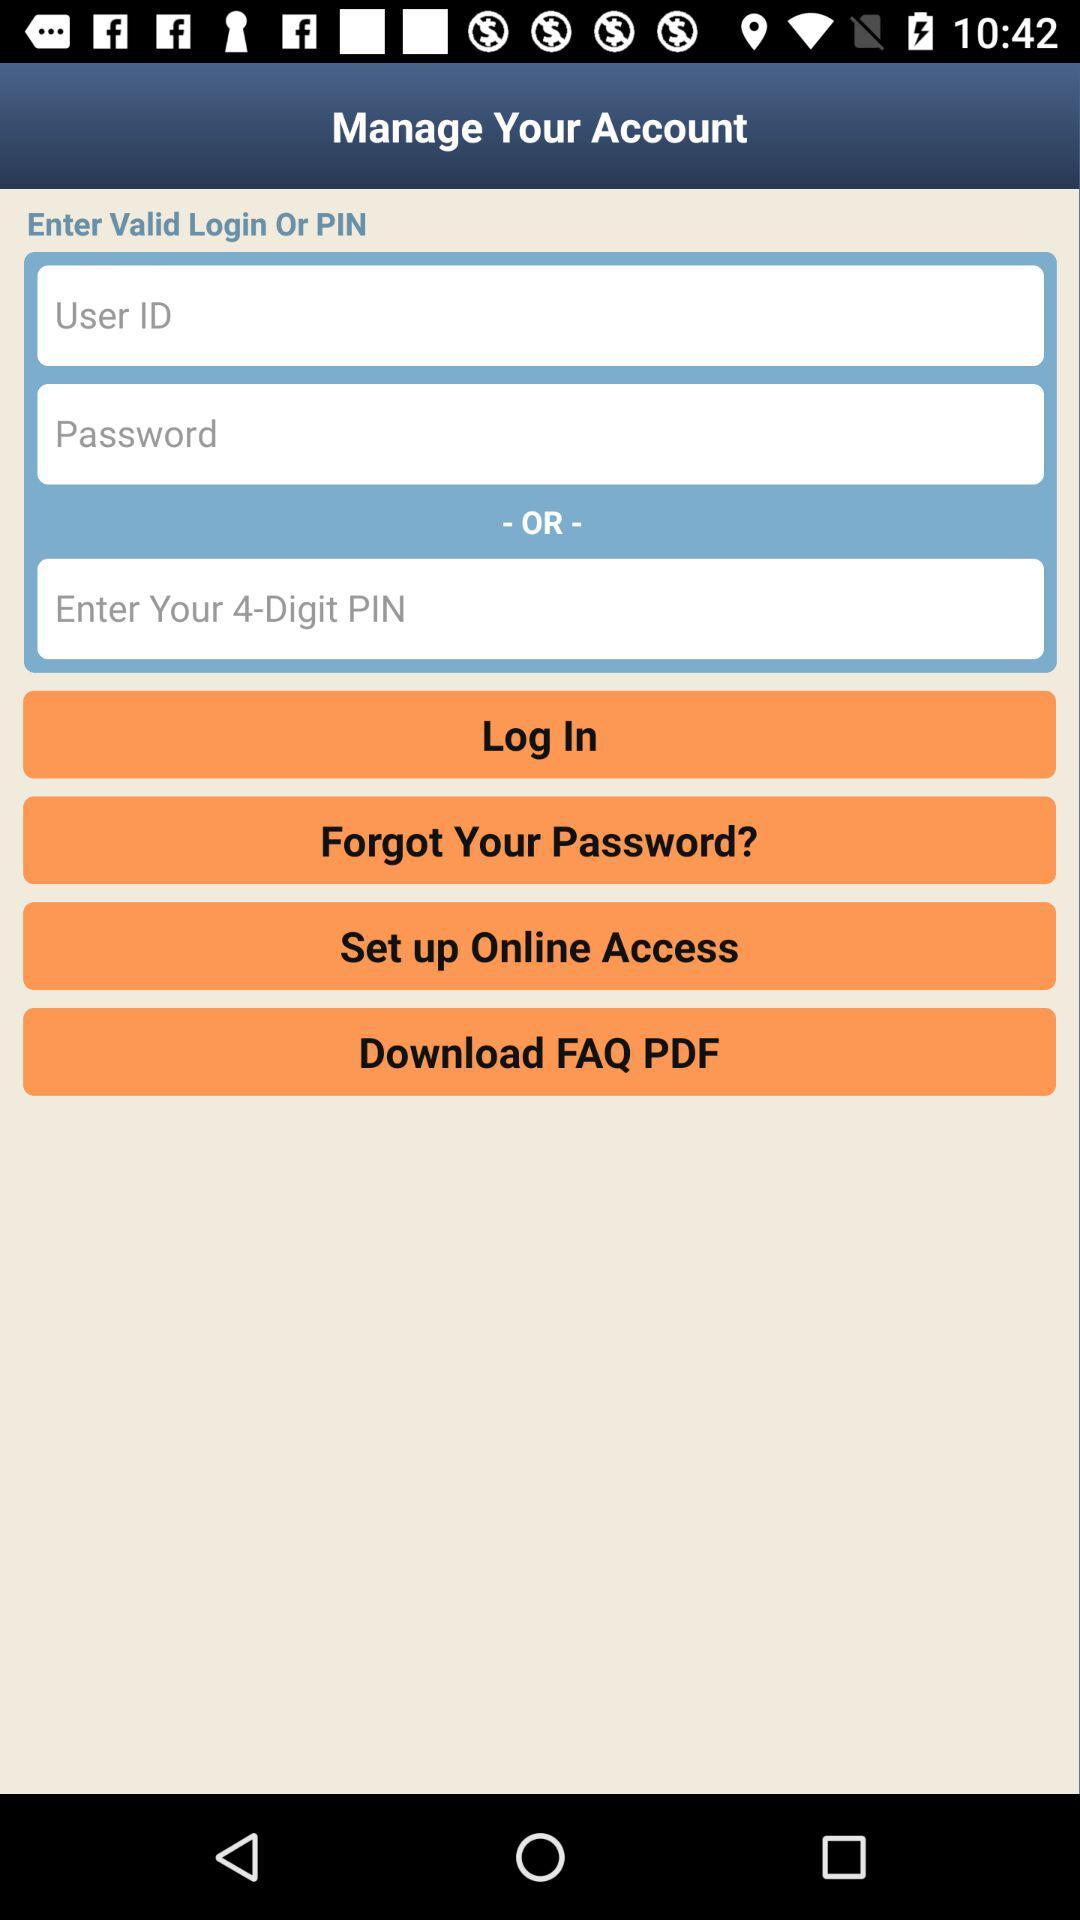  What do you see at coordinates (538, 945) in the screenshot?
I see `the set up online` at bounding box center [538, 945].